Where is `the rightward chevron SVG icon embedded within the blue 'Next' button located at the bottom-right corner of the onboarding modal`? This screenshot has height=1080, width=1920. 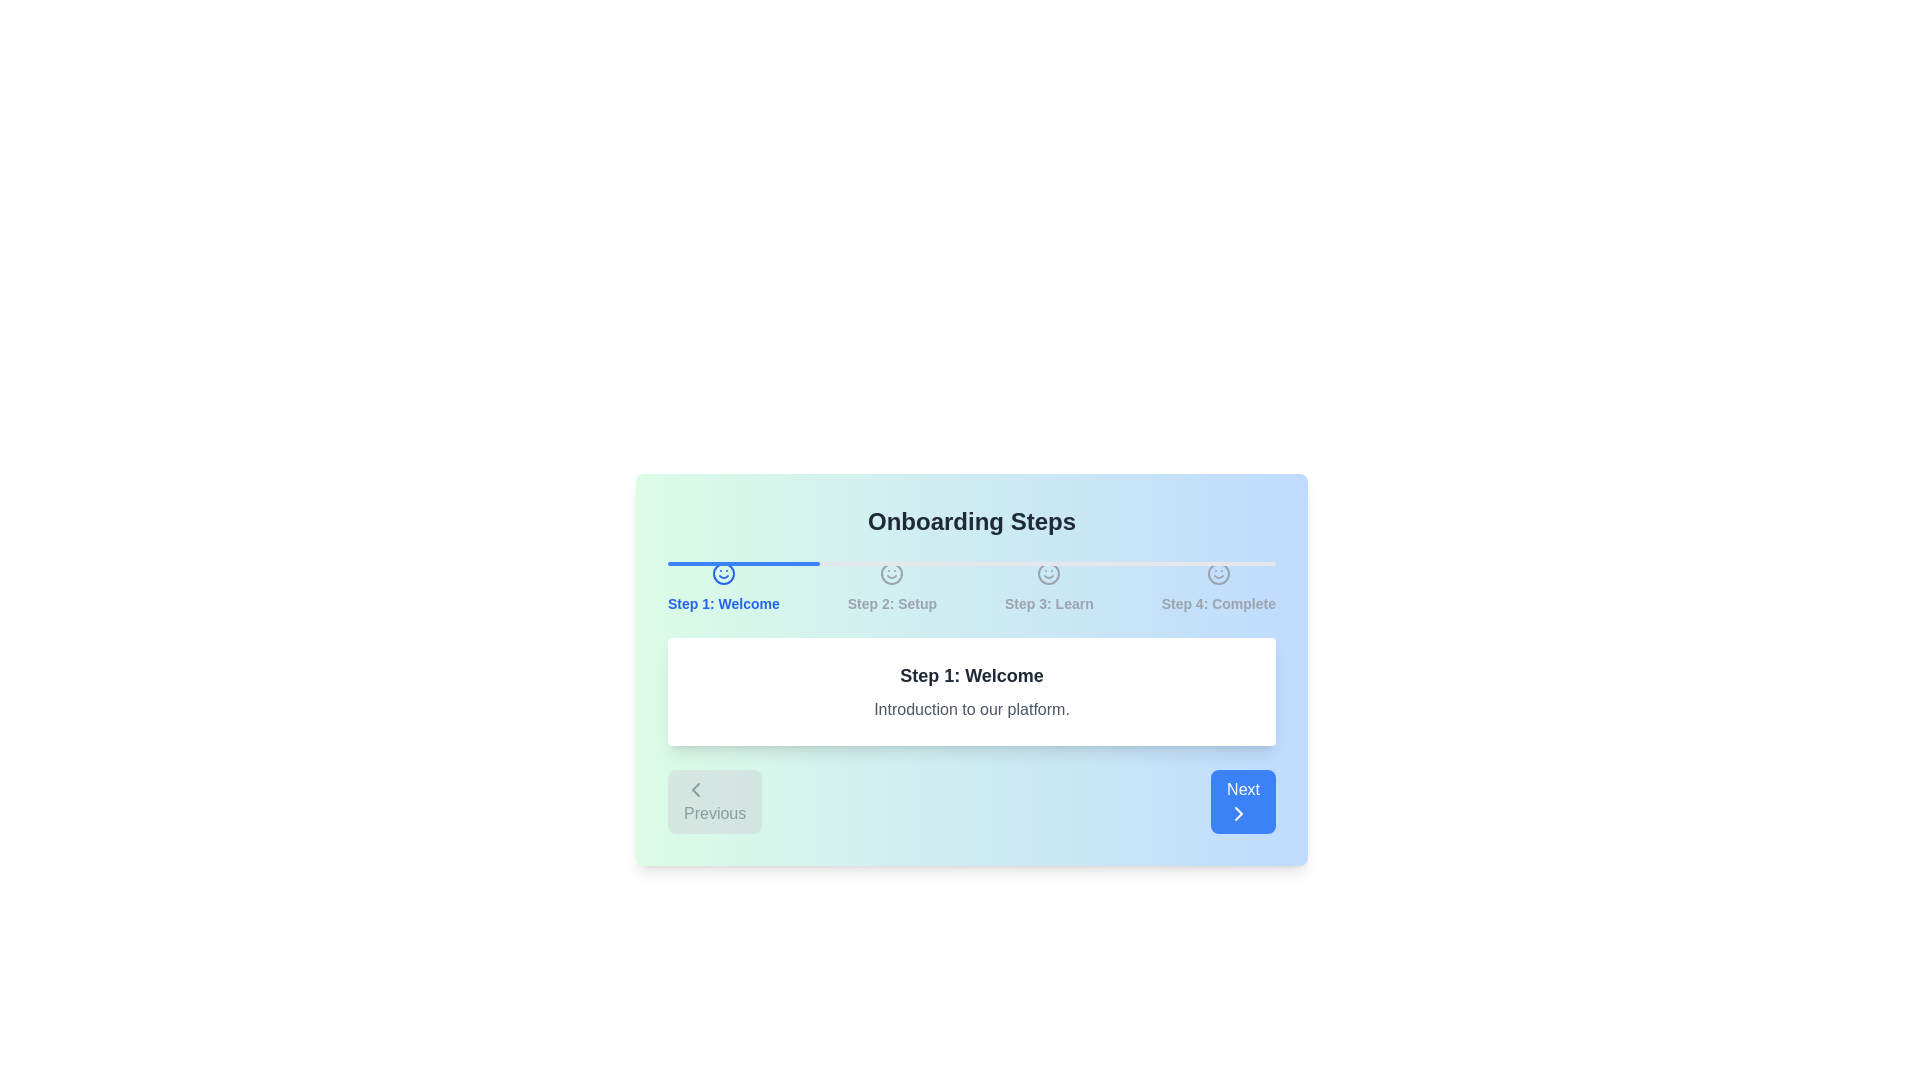 the rightward chevron SVG icon embedded within the blue 'Next' button located at the bottom-right corner of the onboarding modal is located at coordinates (1238, 813).